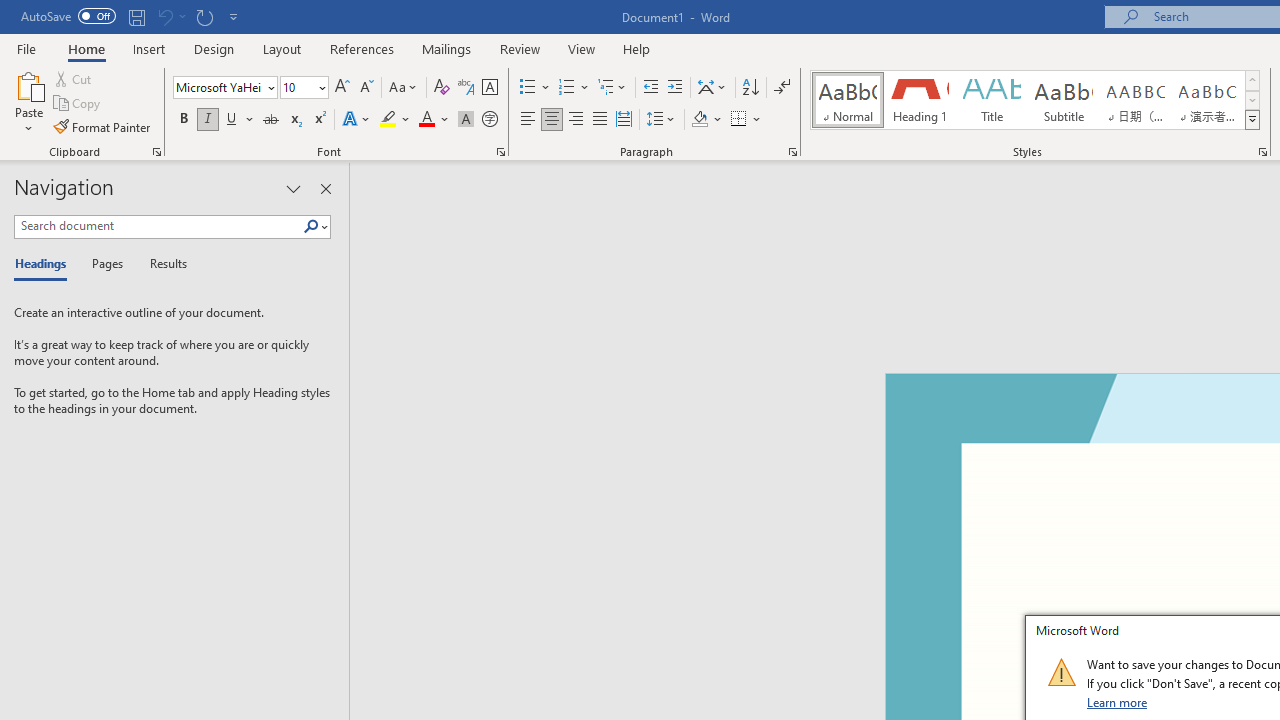  Describe the element at coordinates (45, 264) in the screenshot. I see `'Headings'` at that location.